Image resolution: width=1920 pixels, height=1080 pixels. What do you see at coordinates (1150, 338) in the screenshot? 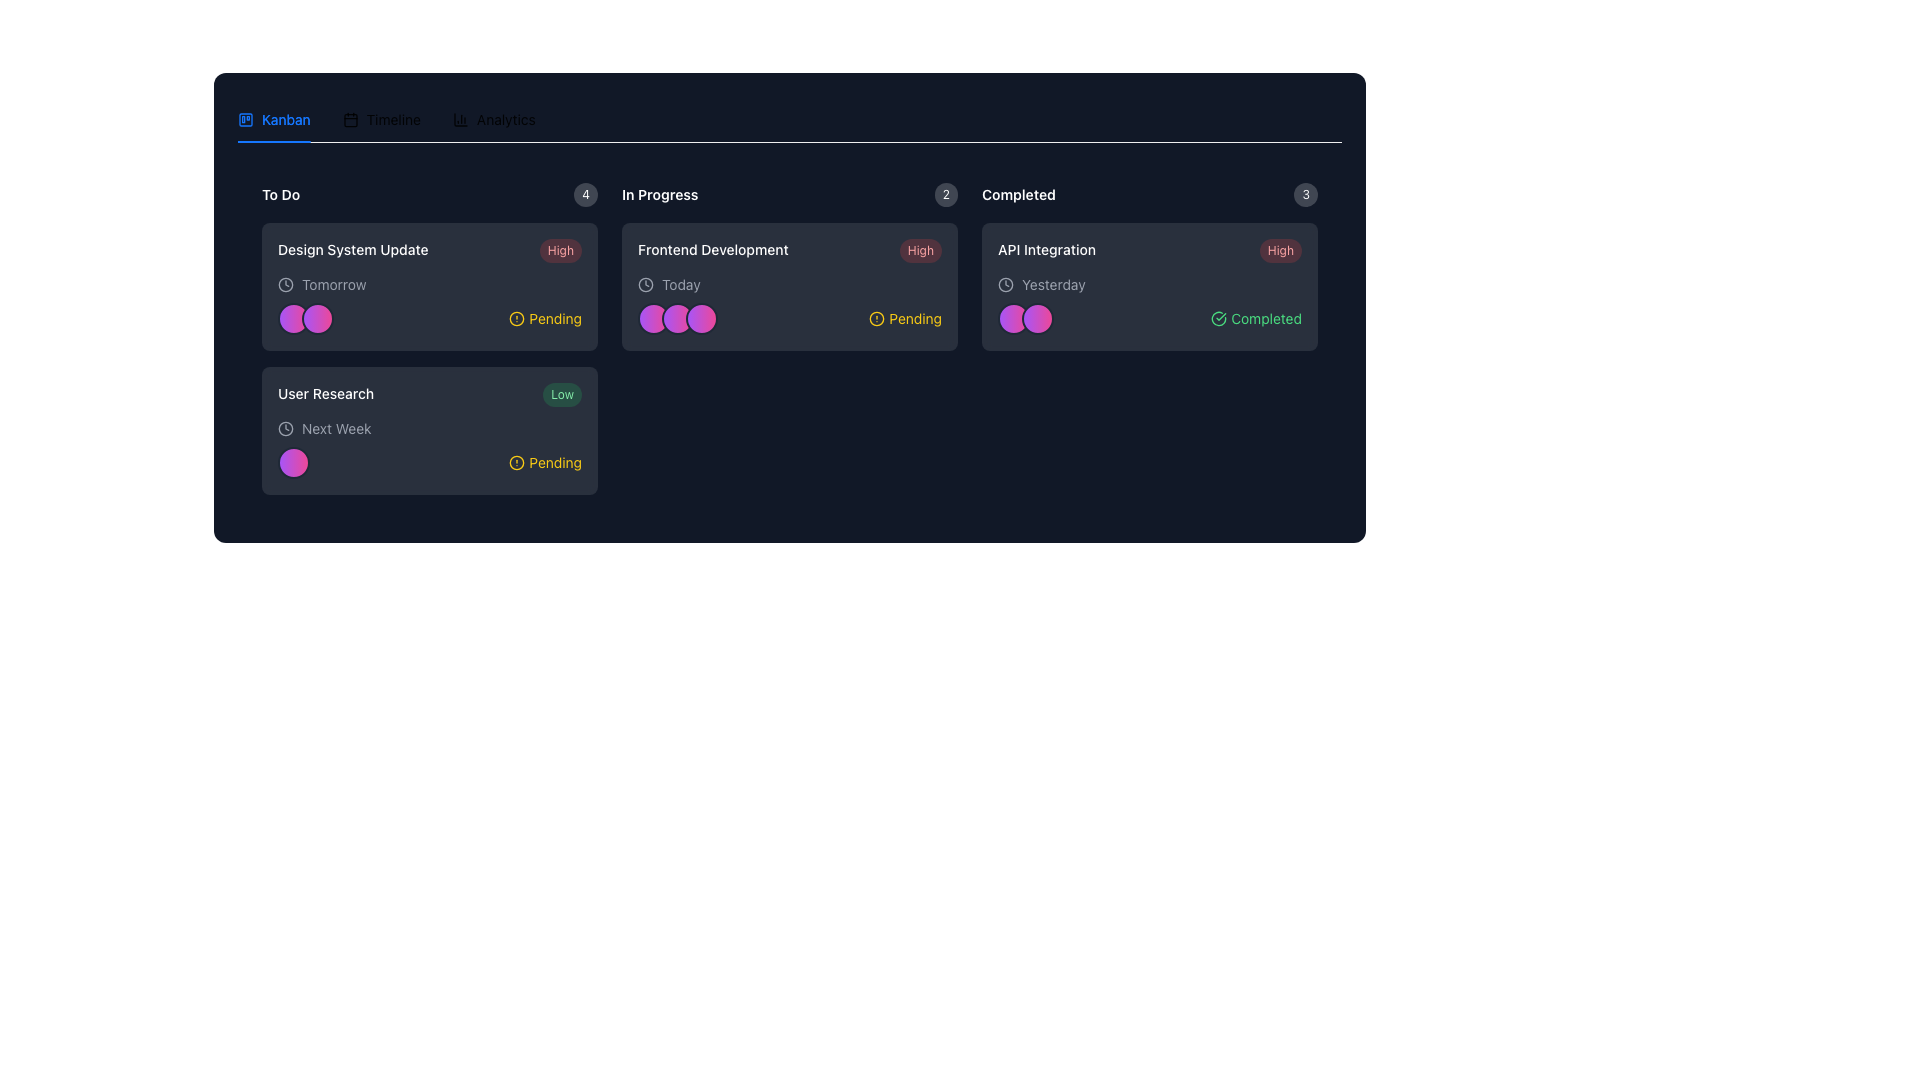
I see `the A task card located in the 'Completed' column of the kanban board` at bounding box center [1150, 338].